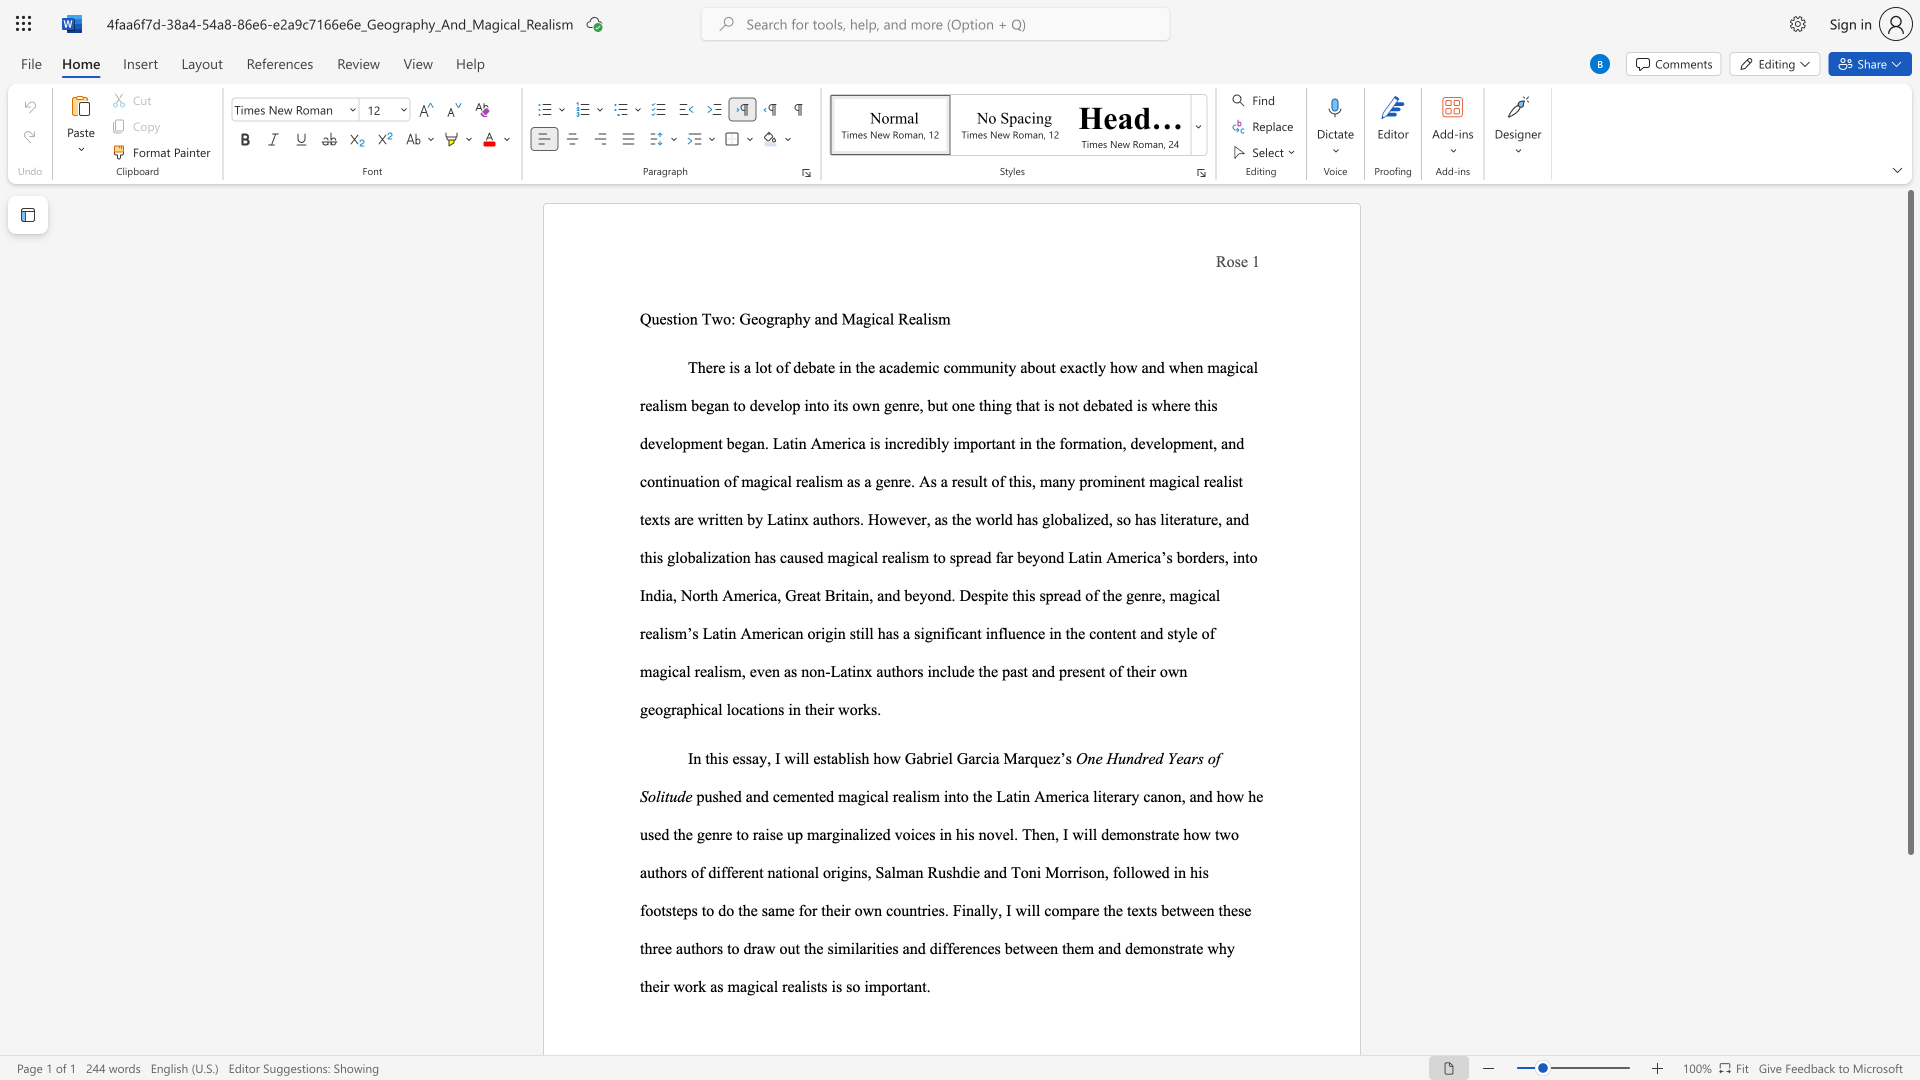  Describe the element at coordinates (1199, 947) in the screenshot. I see `the 2th character "e" in the text` at that location.